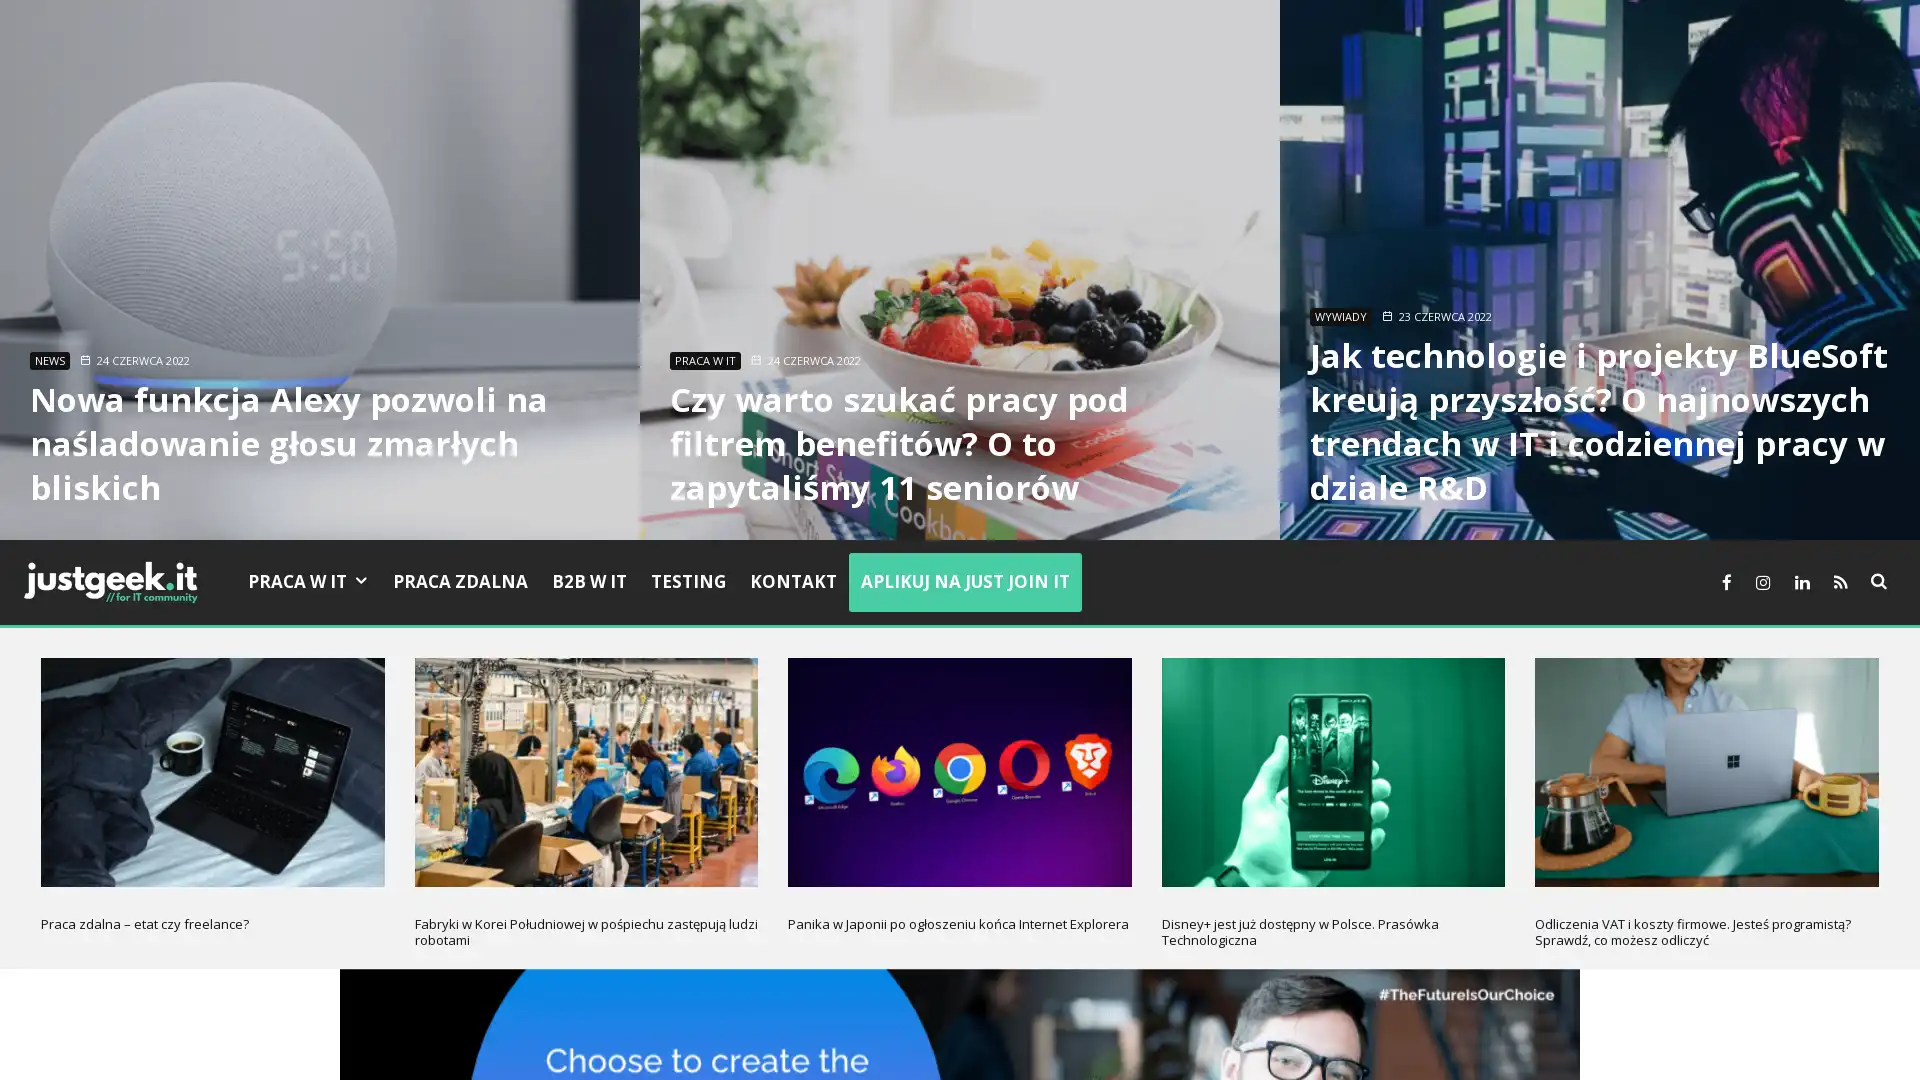  I want to click on Akceptuje, so click(904, 1051).